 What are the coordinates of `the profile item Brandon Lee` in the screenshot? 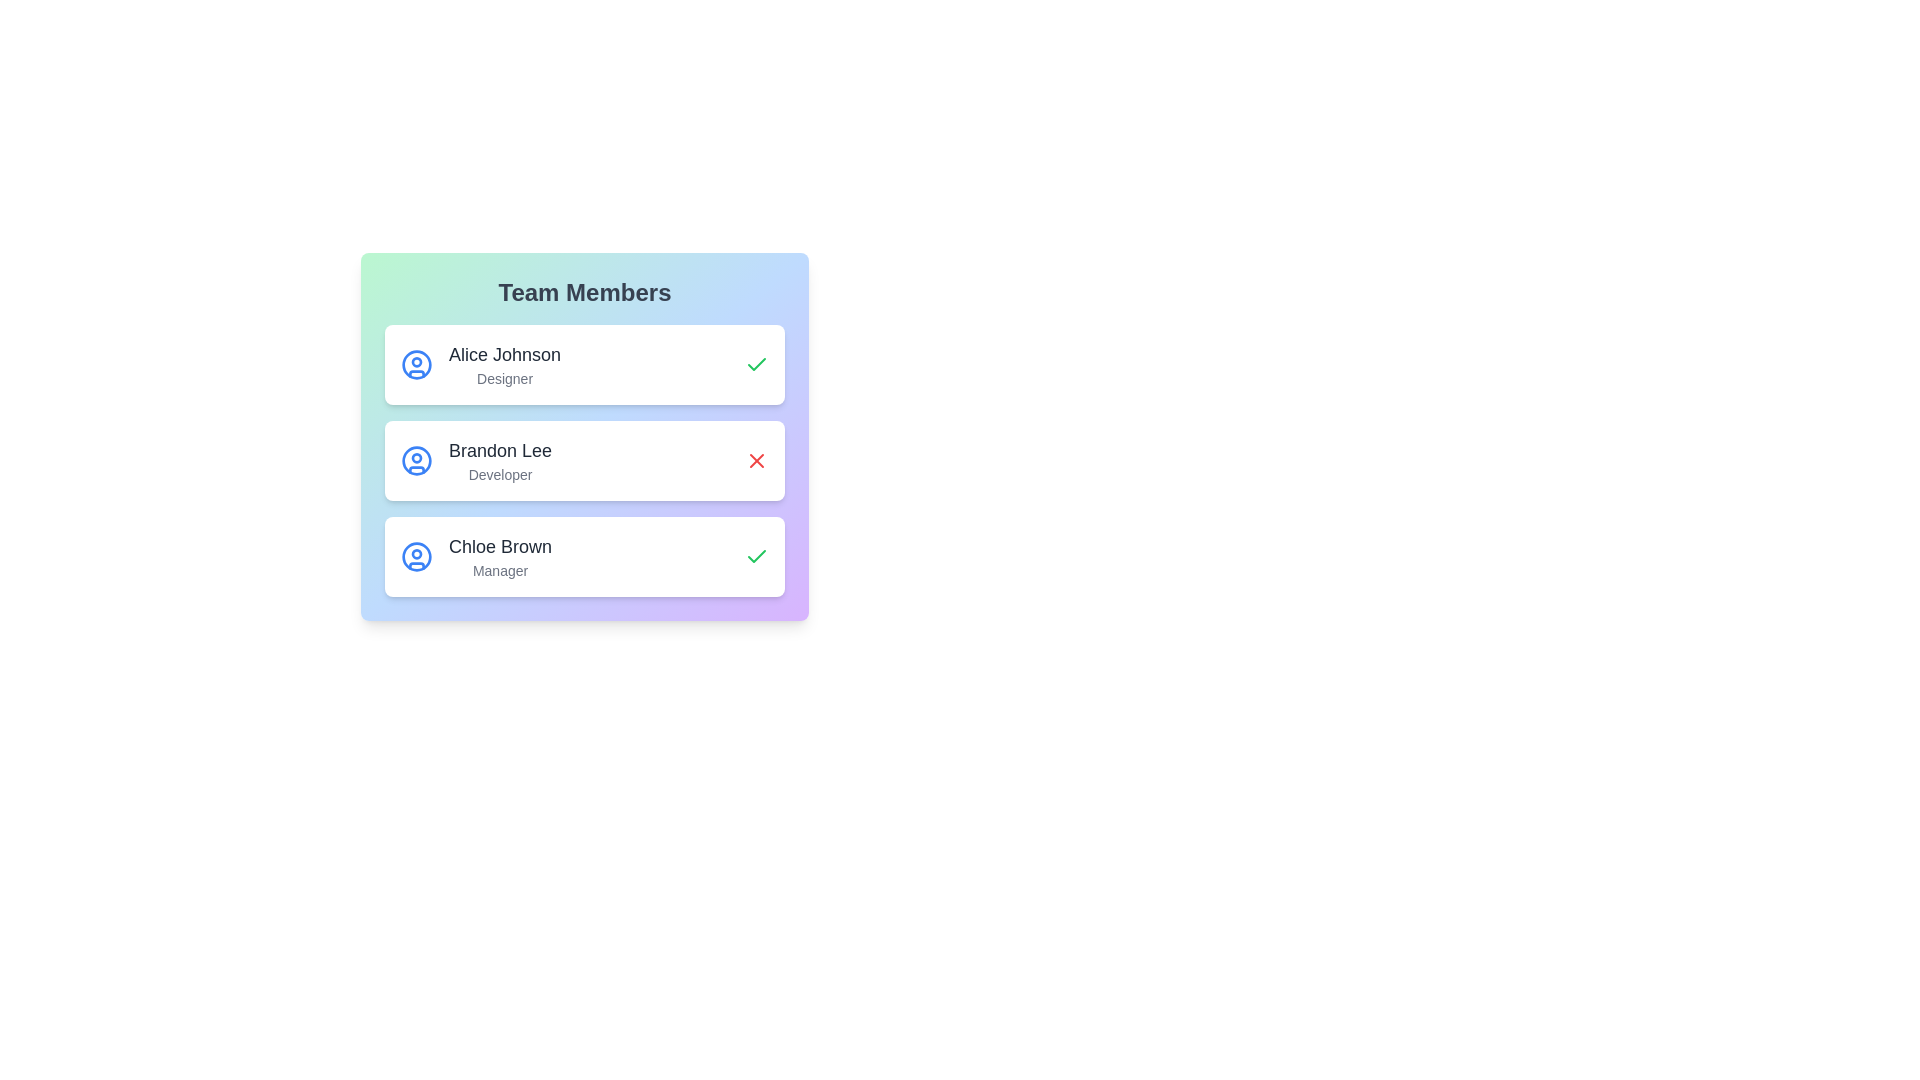 It's located at (584, 461).